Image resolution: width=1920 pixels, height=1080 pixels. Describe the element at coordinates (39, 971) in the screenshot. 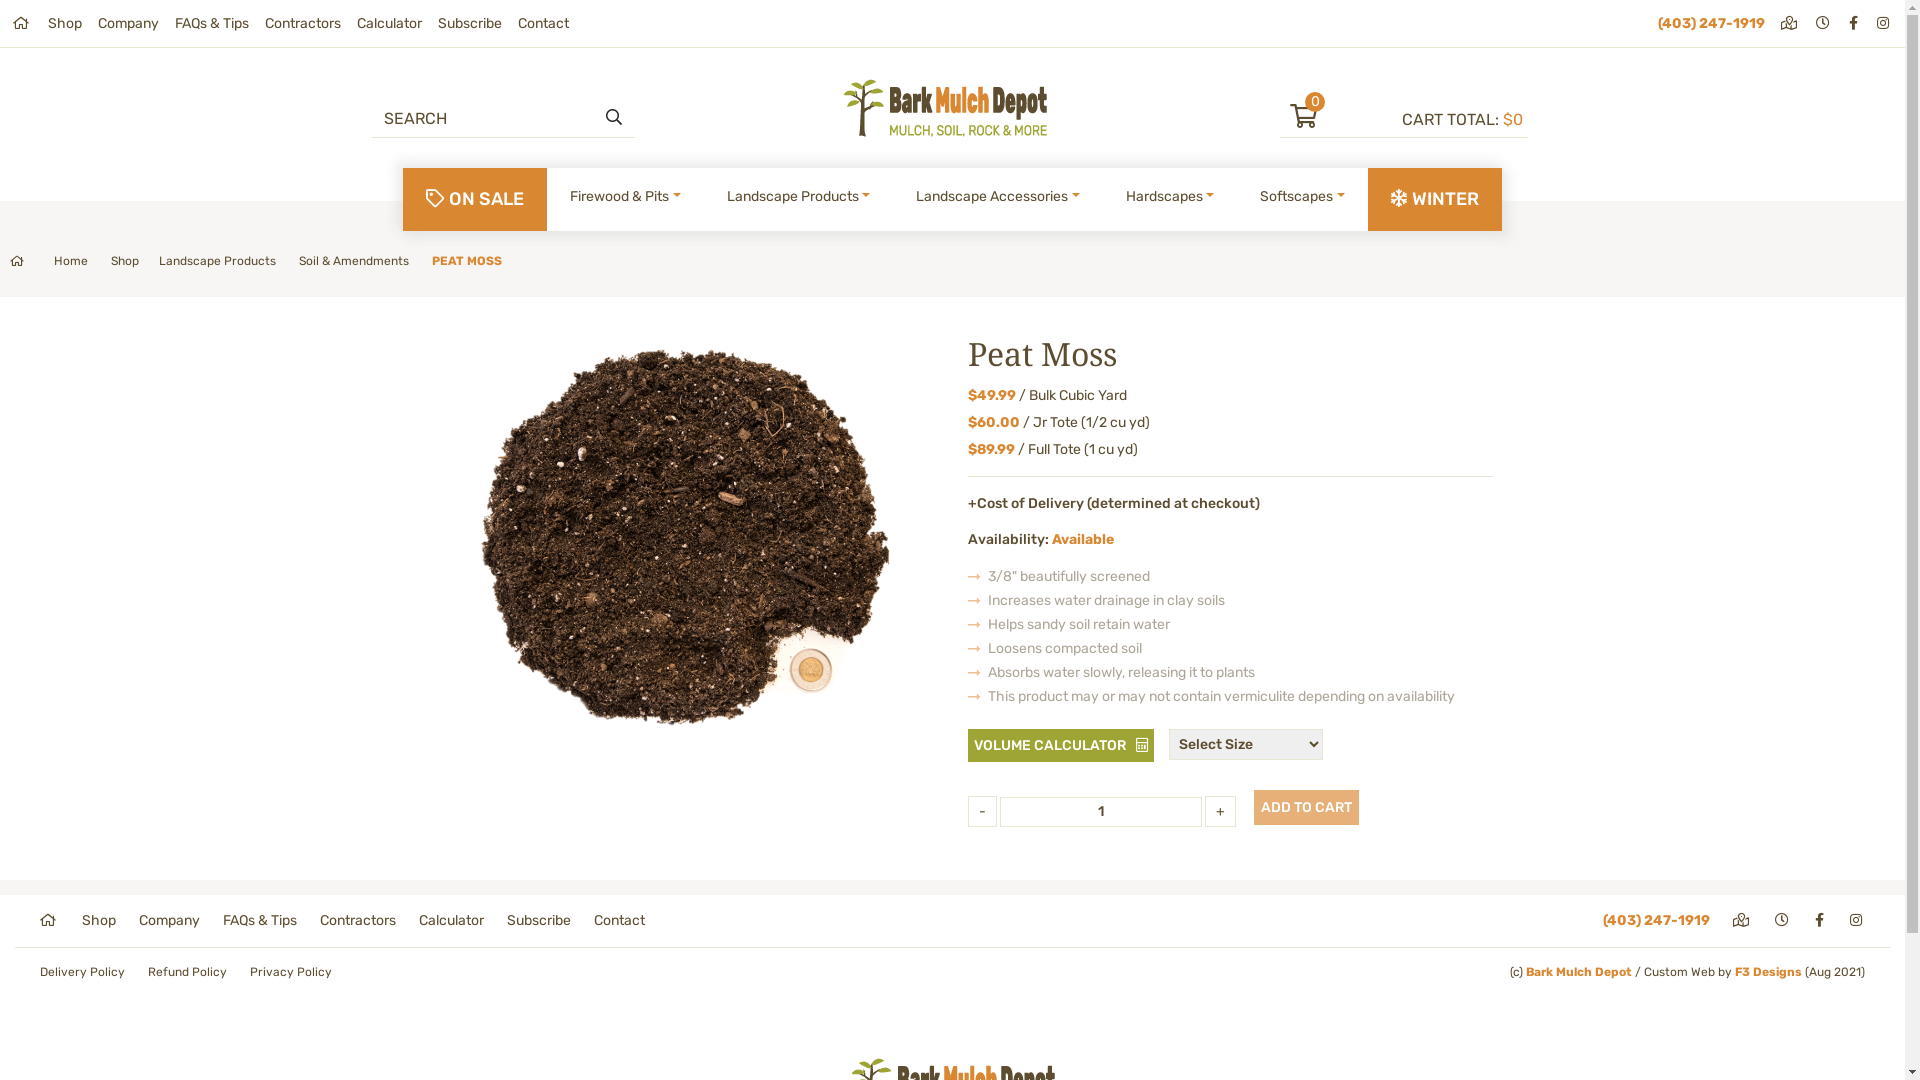

I see `'Delivery Policy'` at that location.